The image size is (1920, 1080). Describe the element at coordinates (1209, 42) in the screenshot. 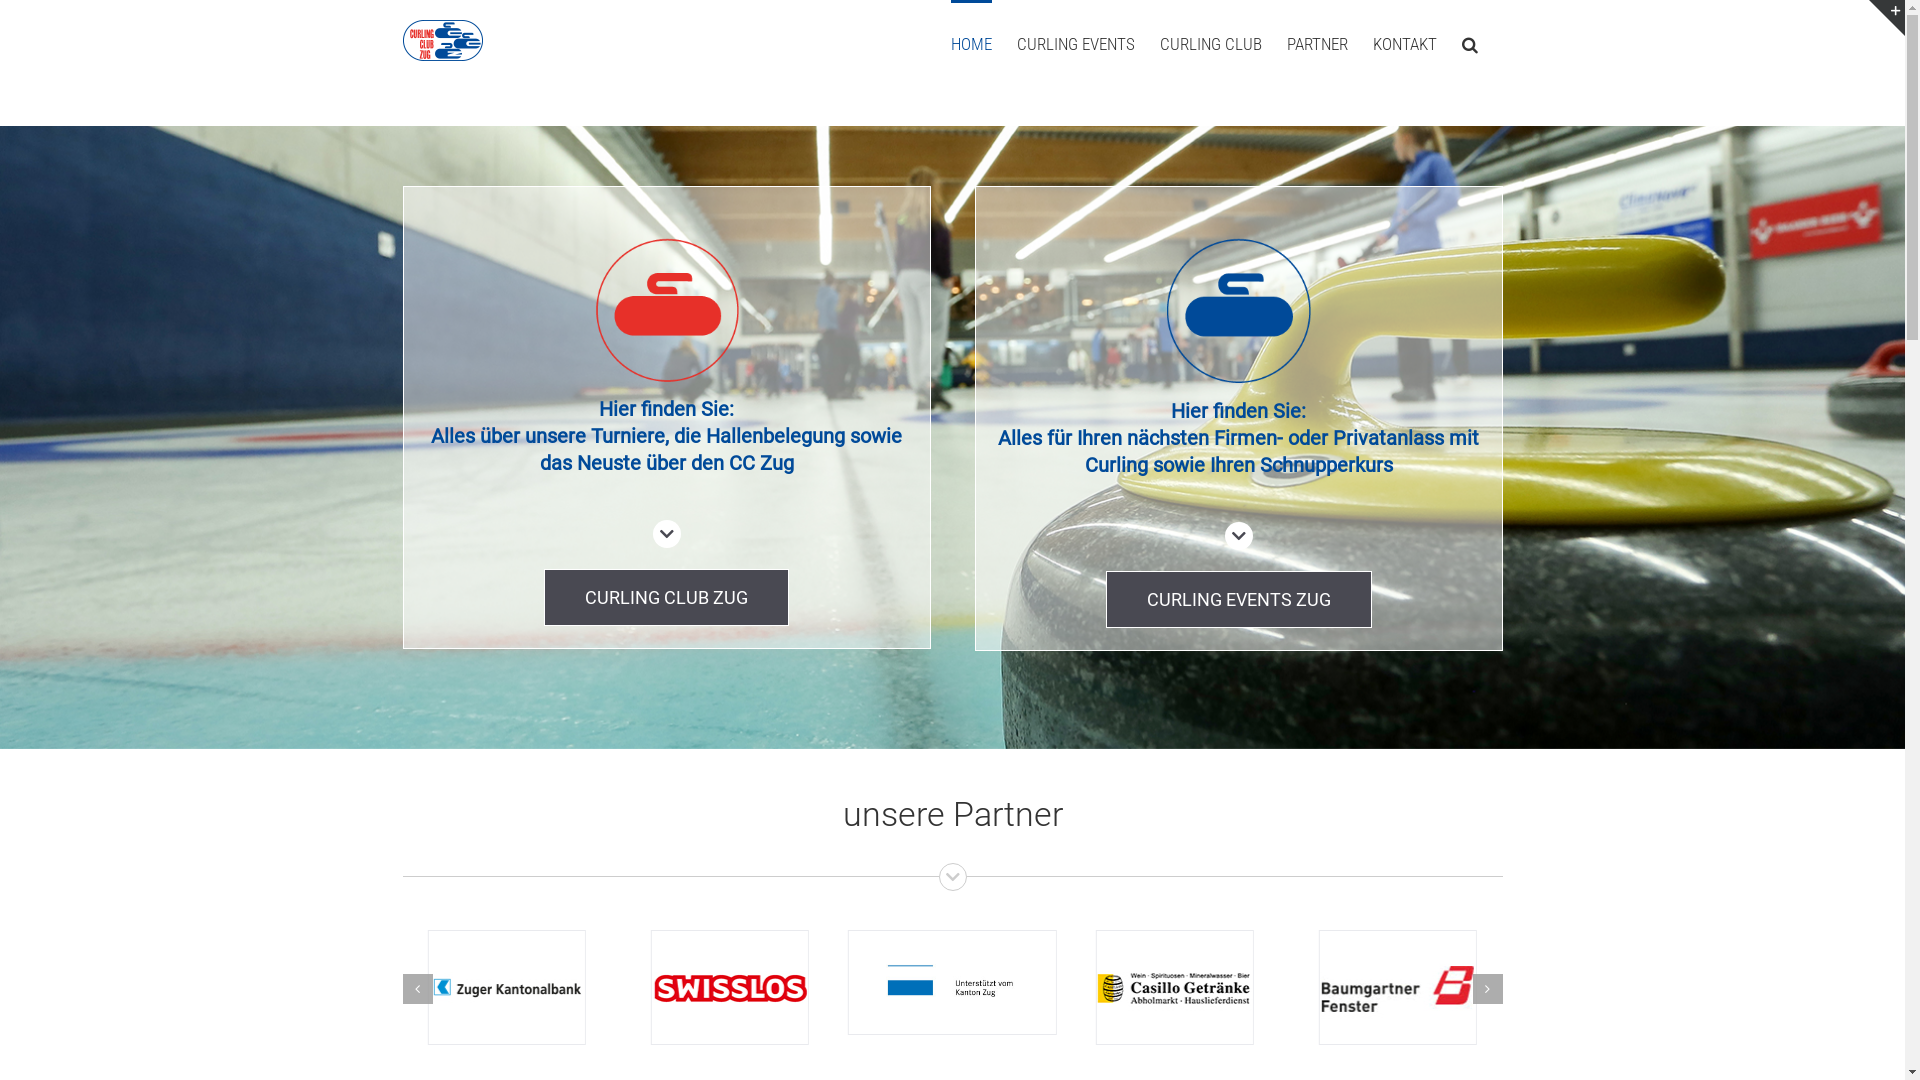

I see `'CURLING CLUB'` at that location.